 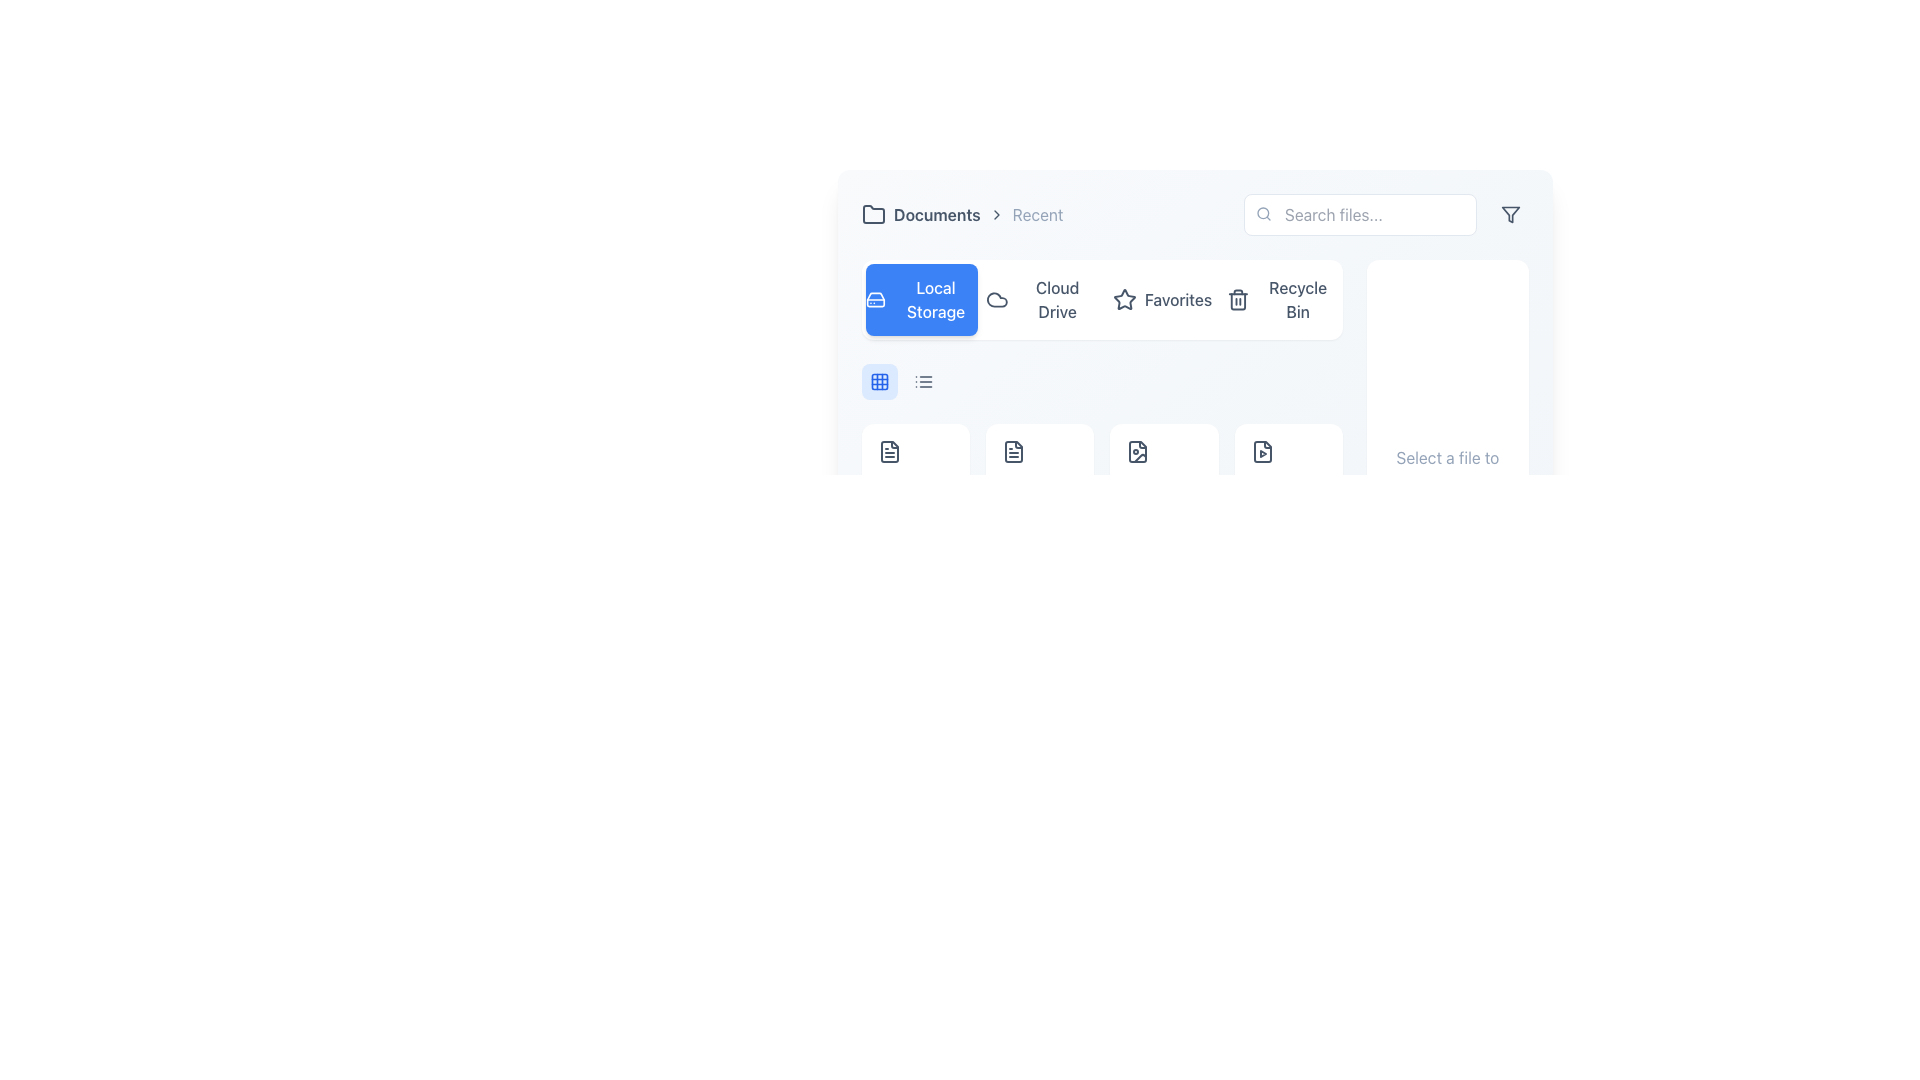 What do you see at coordinates (1447, 470) in the screenshot?
I see `the static text located in the bottom half of the right-side panel of the interface` at bounding box center [1447, 470].